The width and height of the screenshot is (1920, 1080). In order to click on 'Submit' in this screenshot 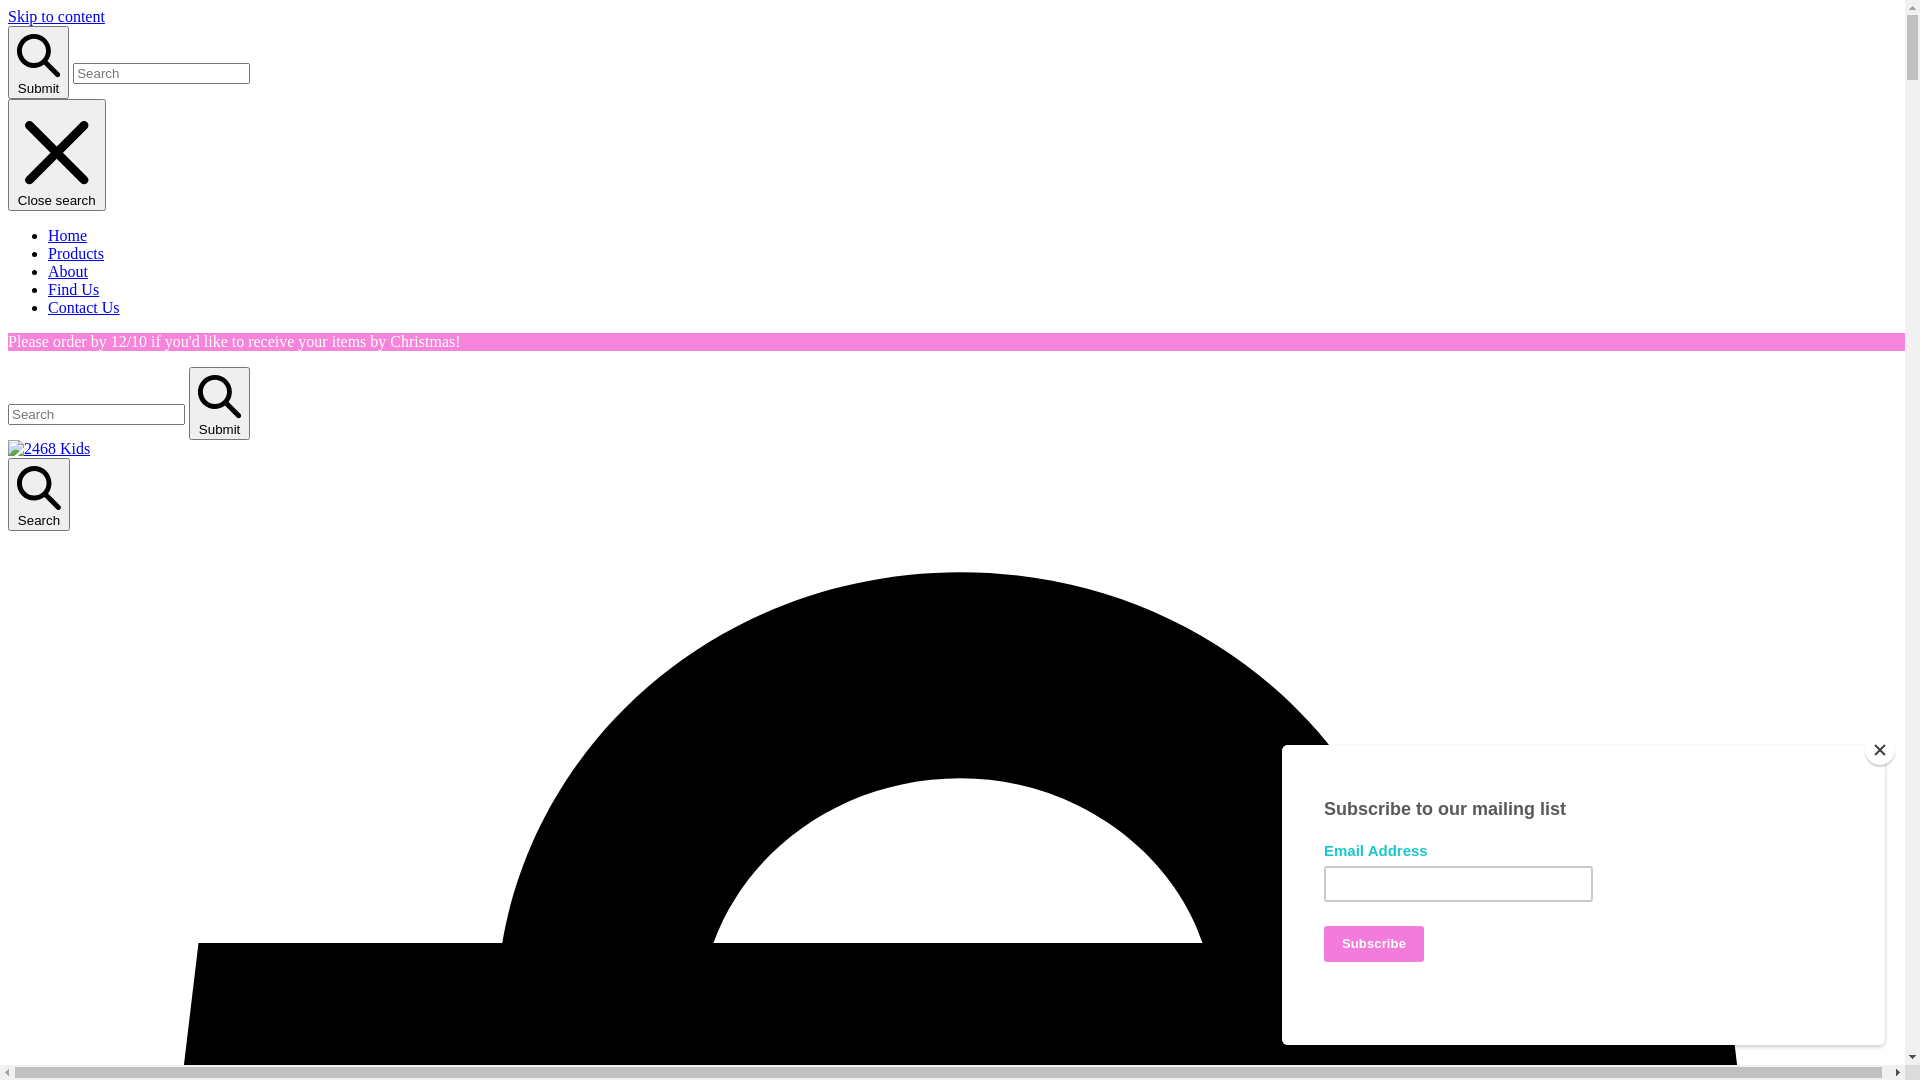, I will do `click(38, 61)`.